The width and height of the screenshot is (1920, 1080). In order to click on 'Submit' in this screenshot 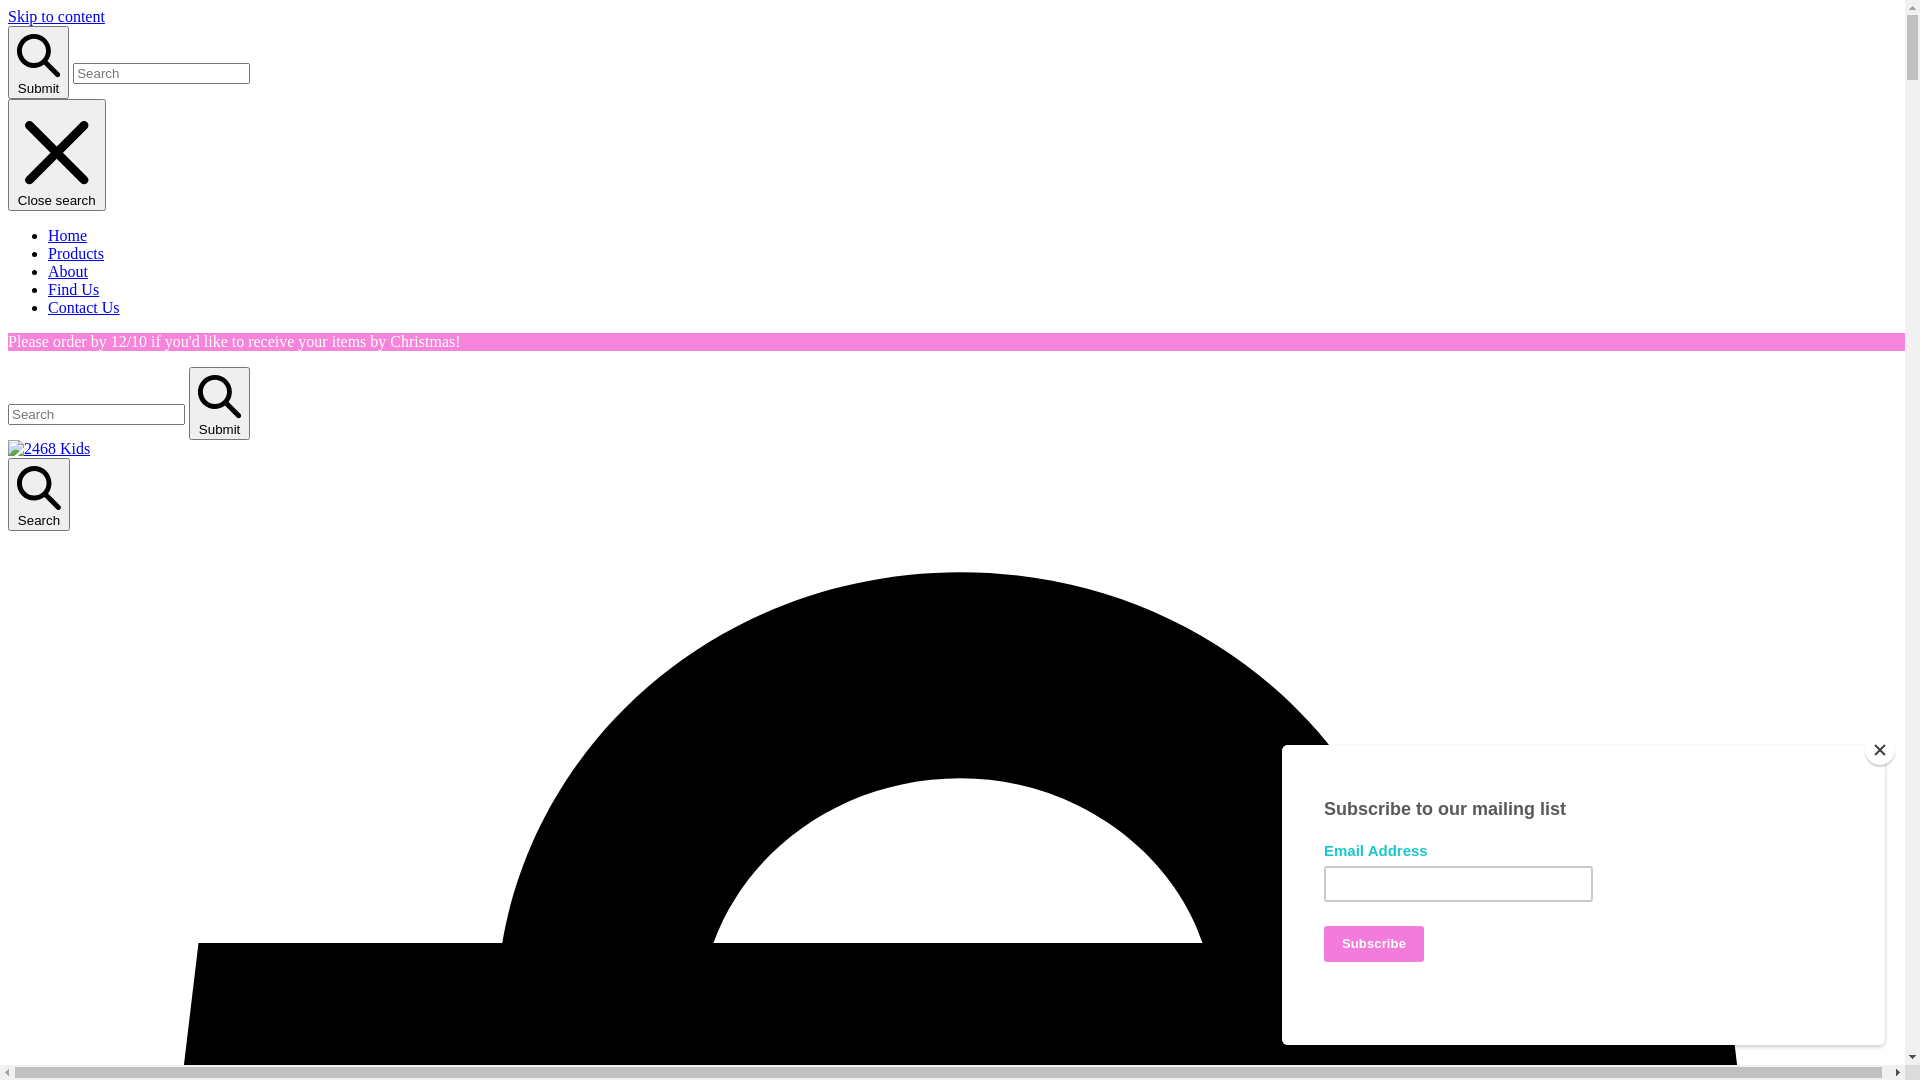, I will do `click(38, 61)`.